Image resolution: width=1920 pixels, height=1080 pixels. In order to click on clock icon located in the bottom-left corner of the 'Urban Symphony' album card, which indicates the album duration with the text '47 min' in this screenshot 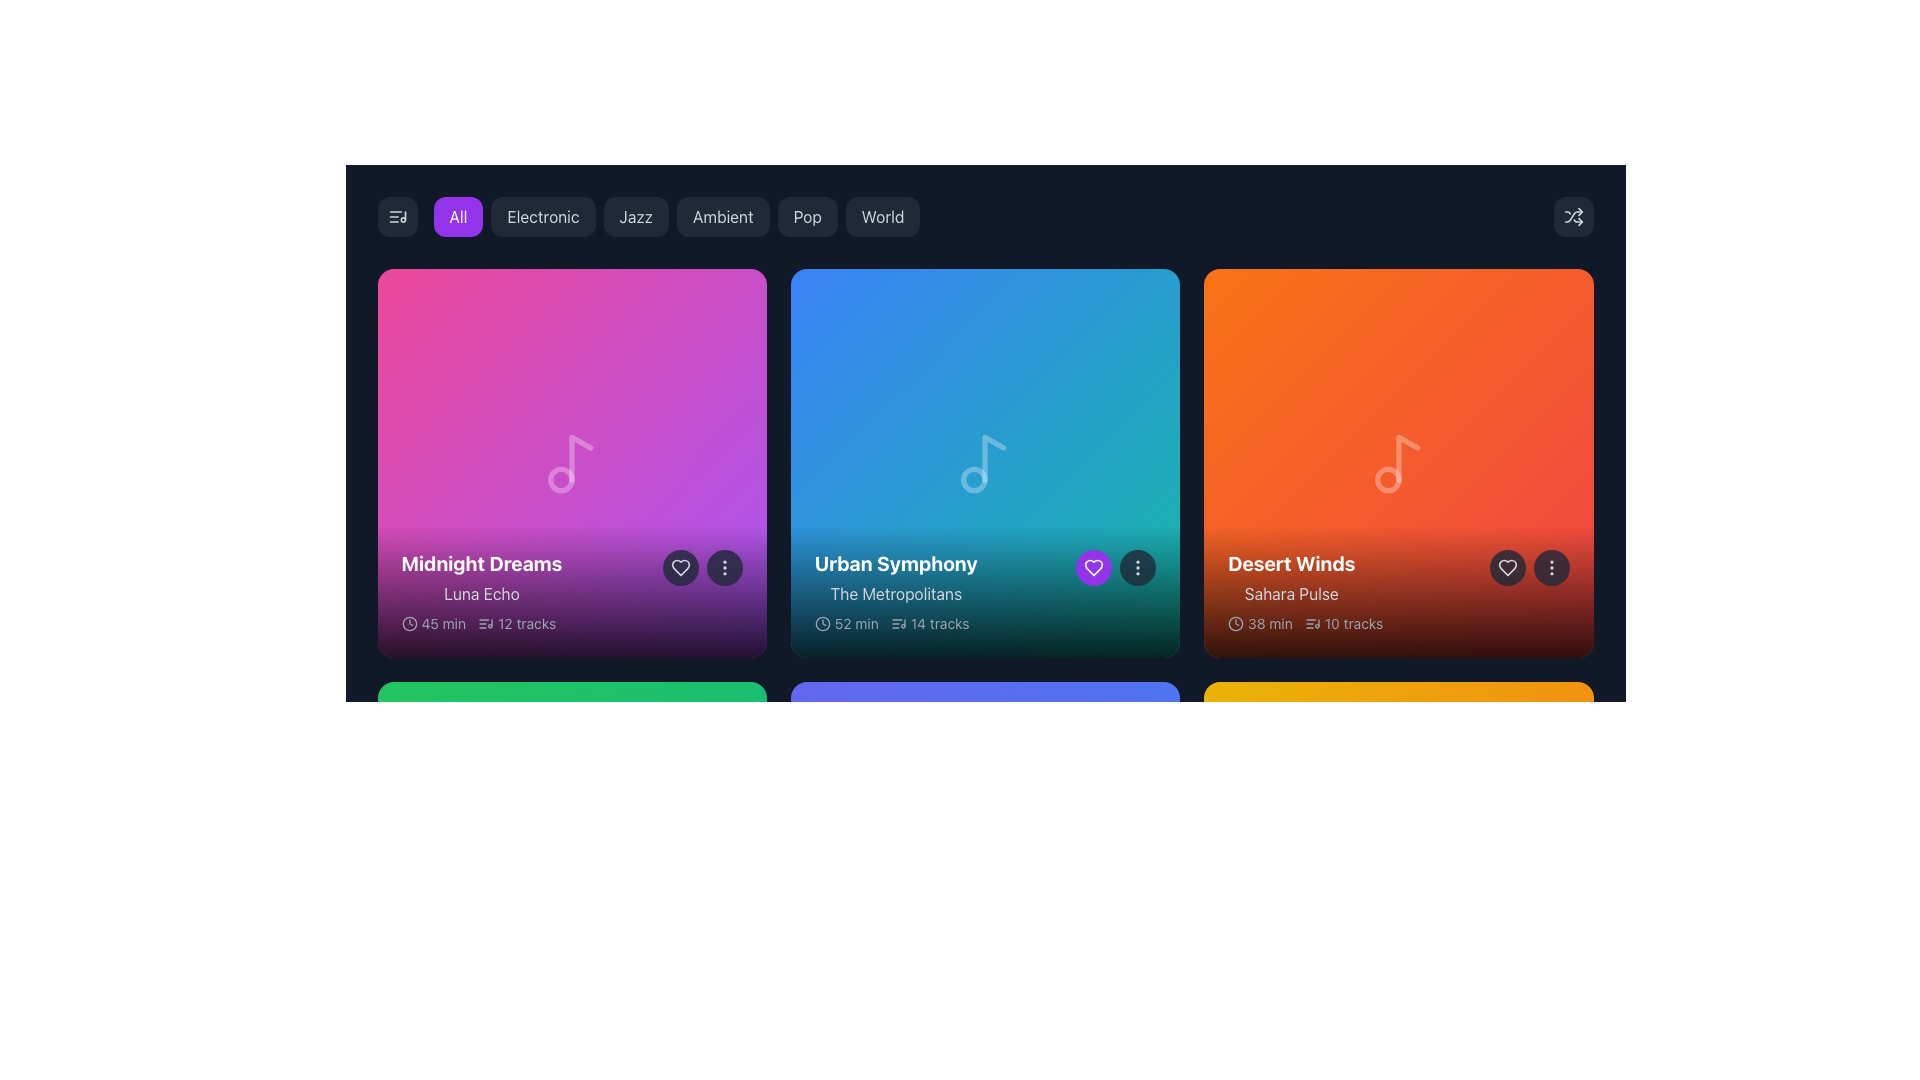, I will do `click(822, 1036)`.